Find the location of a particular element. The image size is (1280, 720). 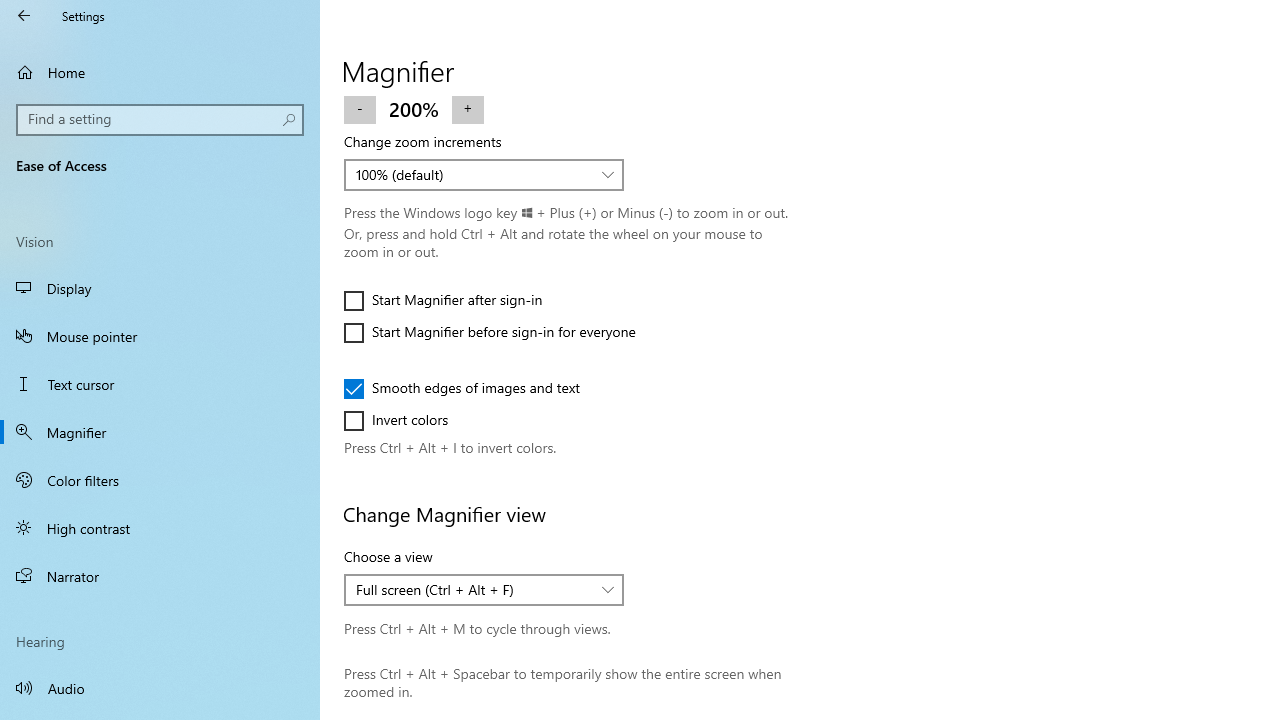

'Change zoom increments' is located at coordinates (484, 173).